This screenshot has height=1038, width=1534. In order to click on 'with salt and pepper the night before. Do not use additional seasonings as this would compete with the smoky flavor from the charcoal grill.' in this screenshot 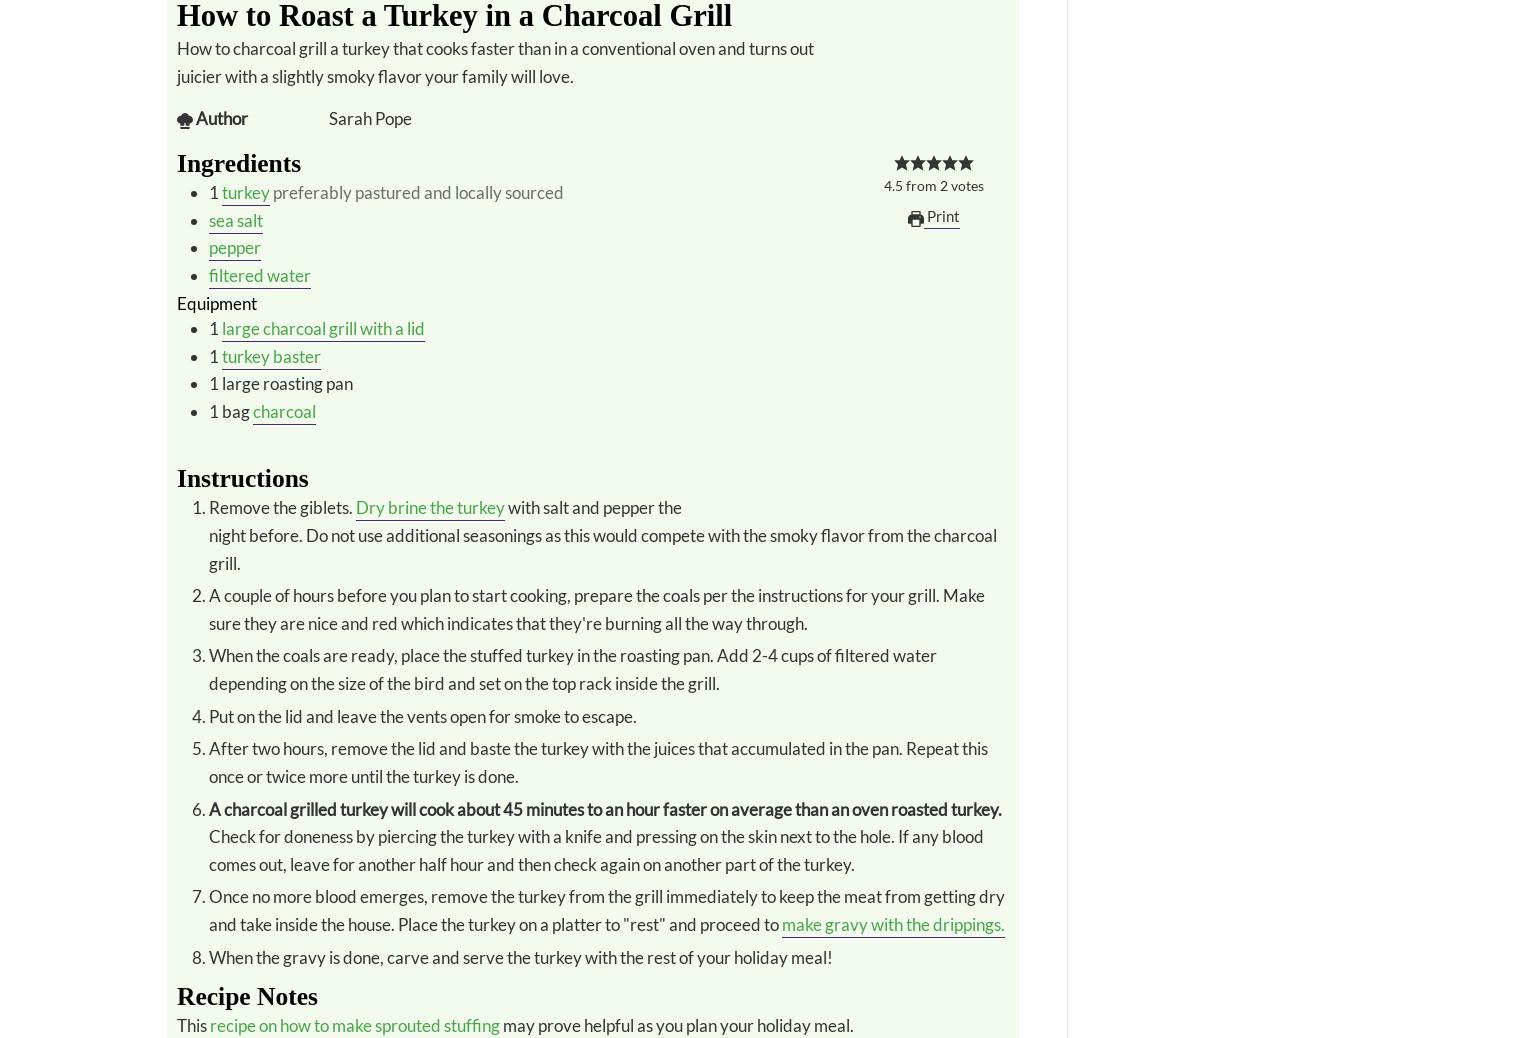, I will do `click(603, 533)`.